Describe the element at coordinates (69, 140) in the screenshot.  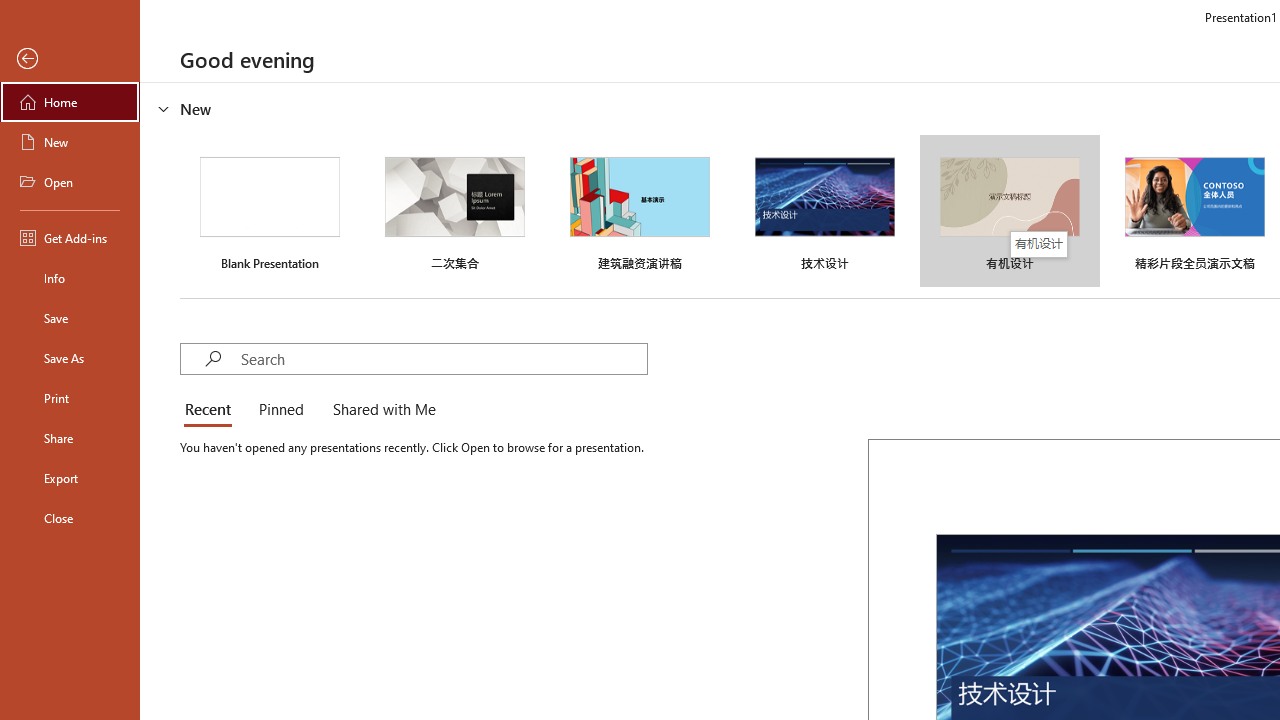
I see `'New'` at that location.